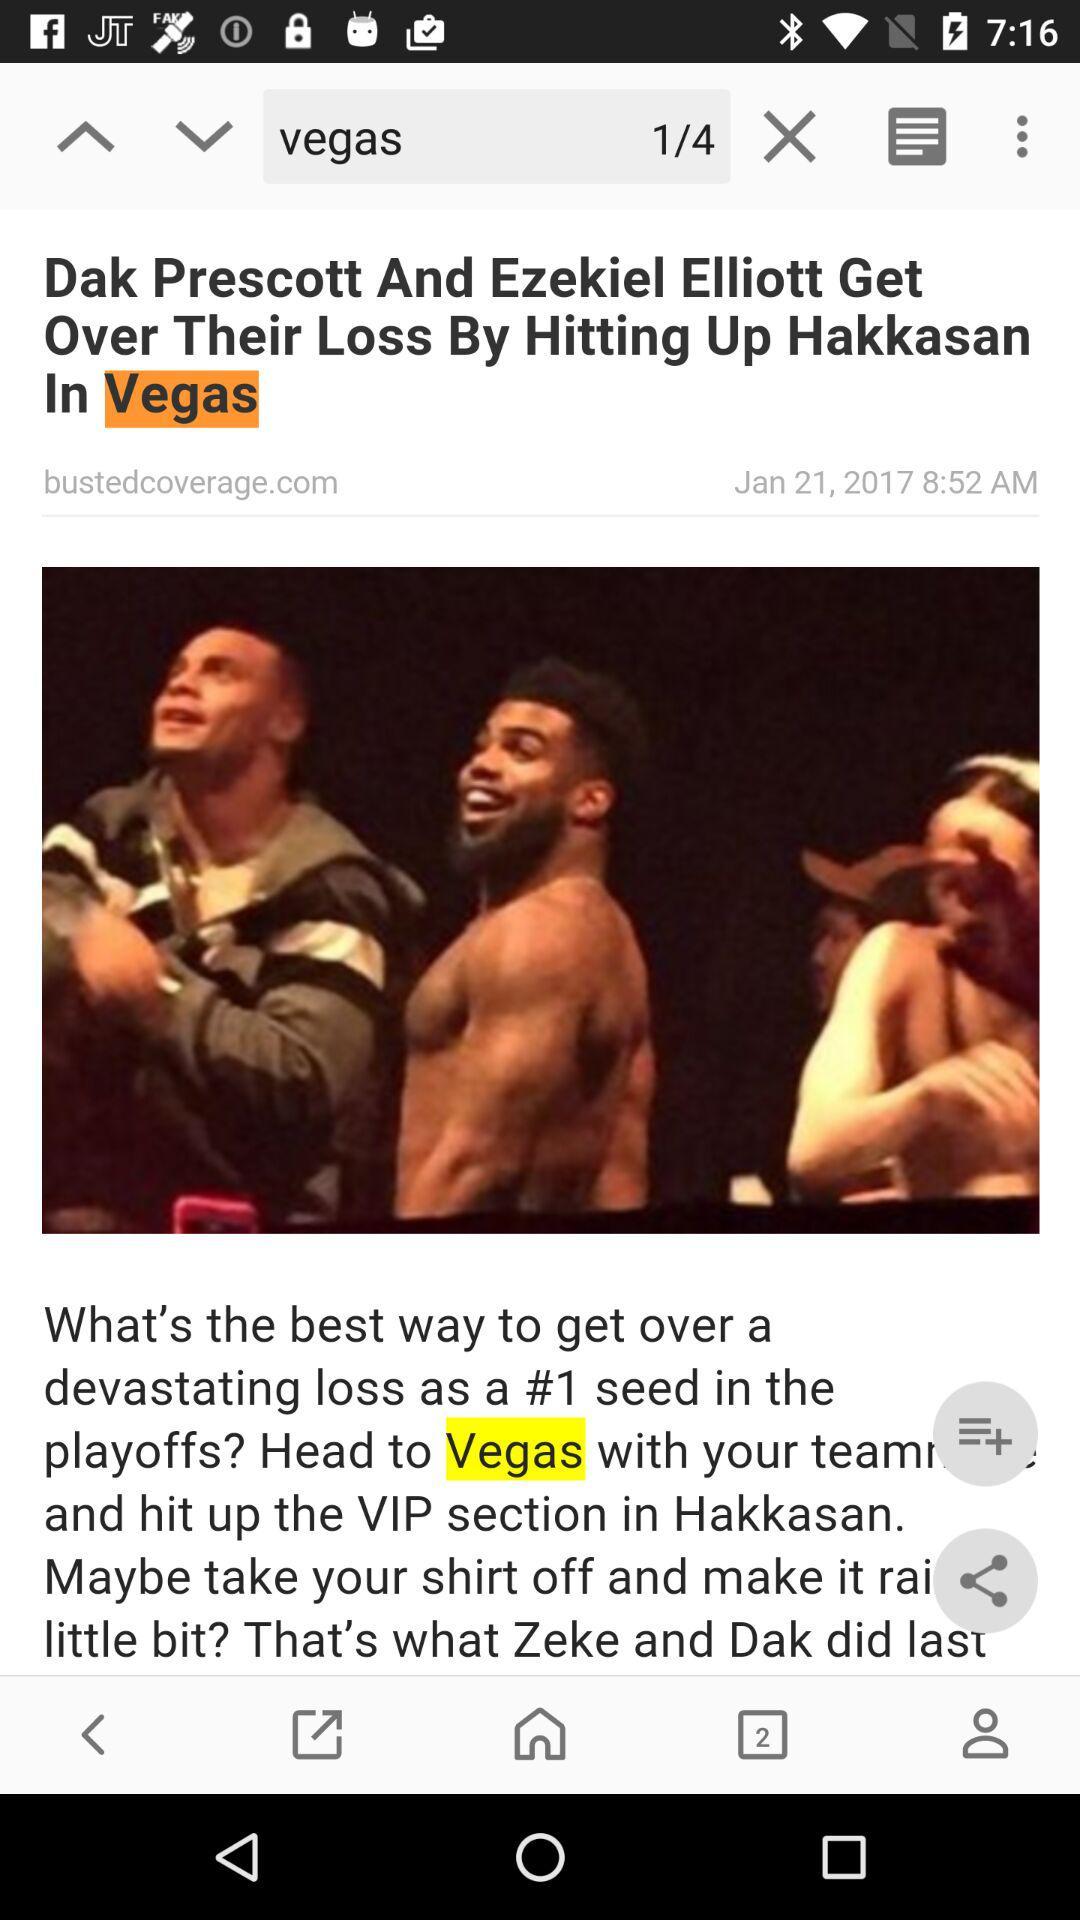 This screenshot has height=1920, width=1080. I want to click on the avatar icon, so click(984, 1733).